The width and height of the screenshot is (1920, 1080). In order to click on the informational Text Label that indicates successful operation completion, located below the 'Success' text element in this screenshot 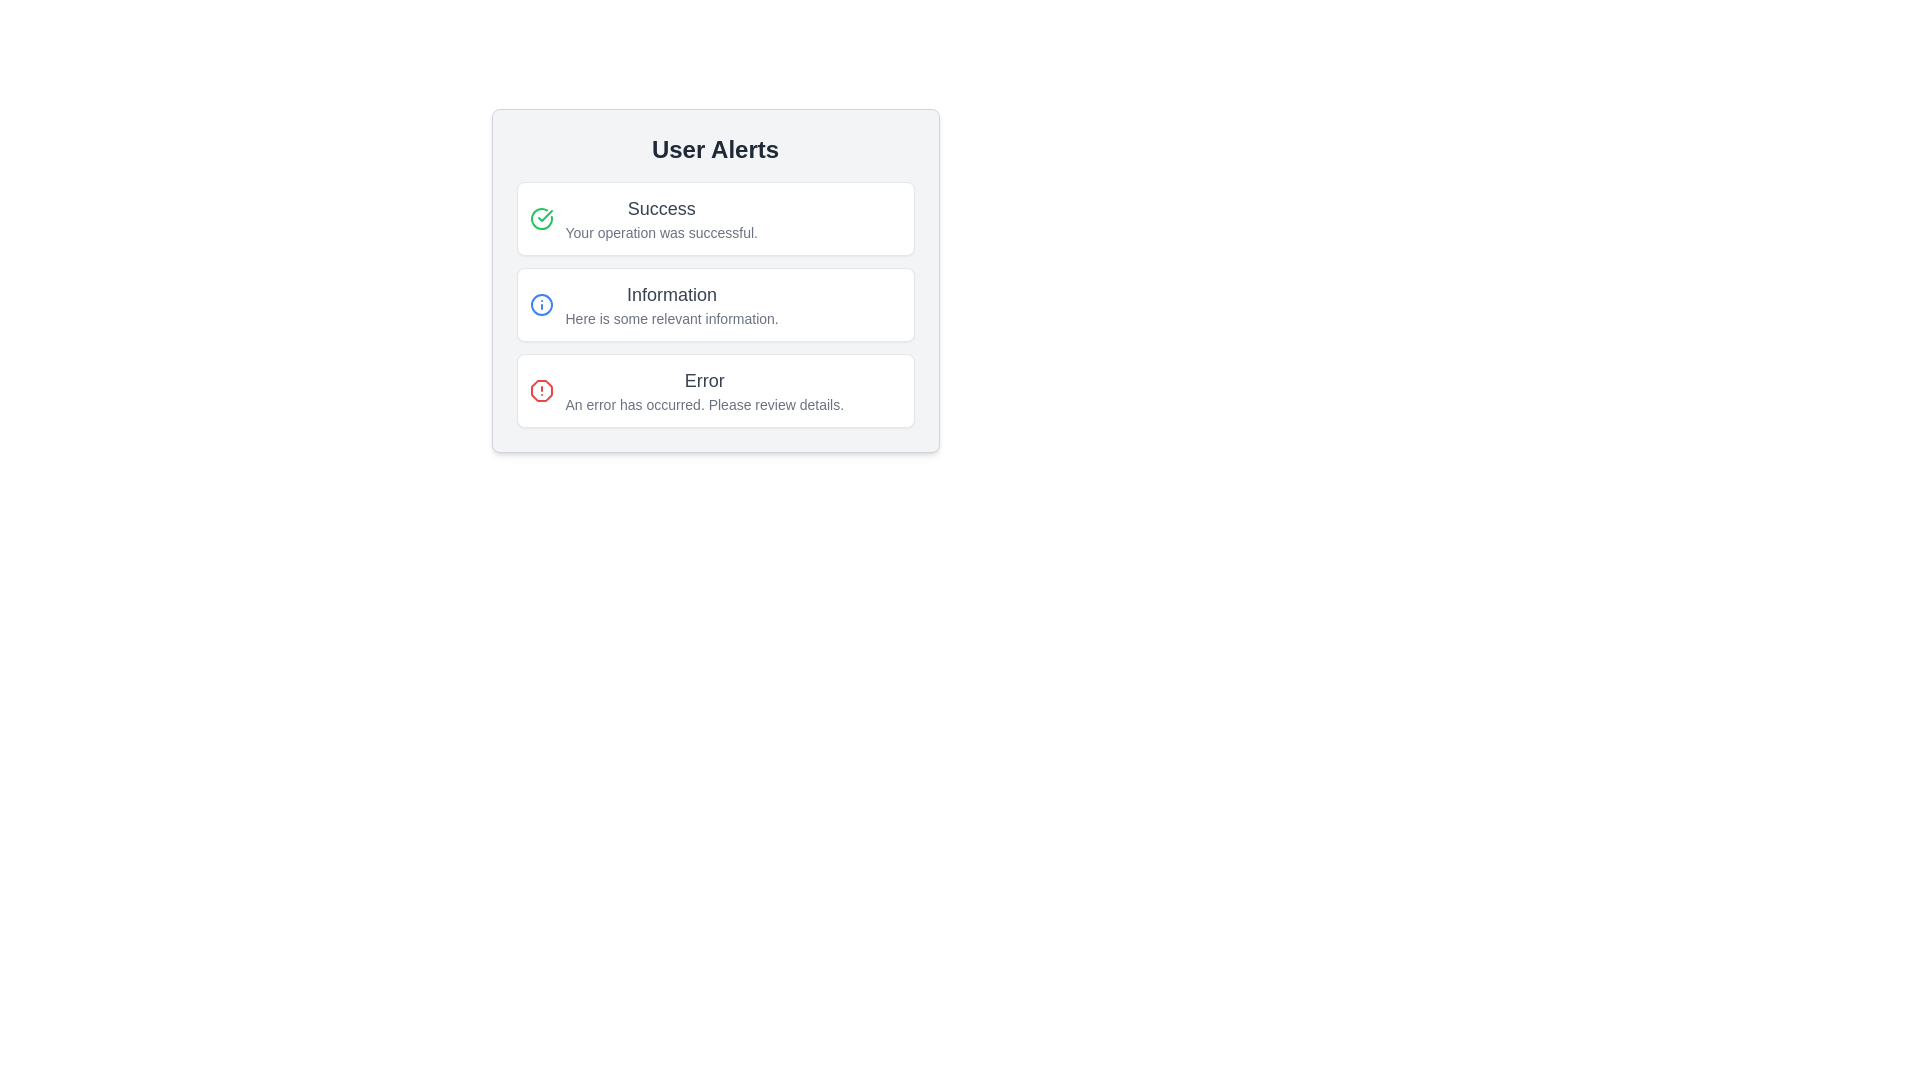, I will do `click(661, 231)`.